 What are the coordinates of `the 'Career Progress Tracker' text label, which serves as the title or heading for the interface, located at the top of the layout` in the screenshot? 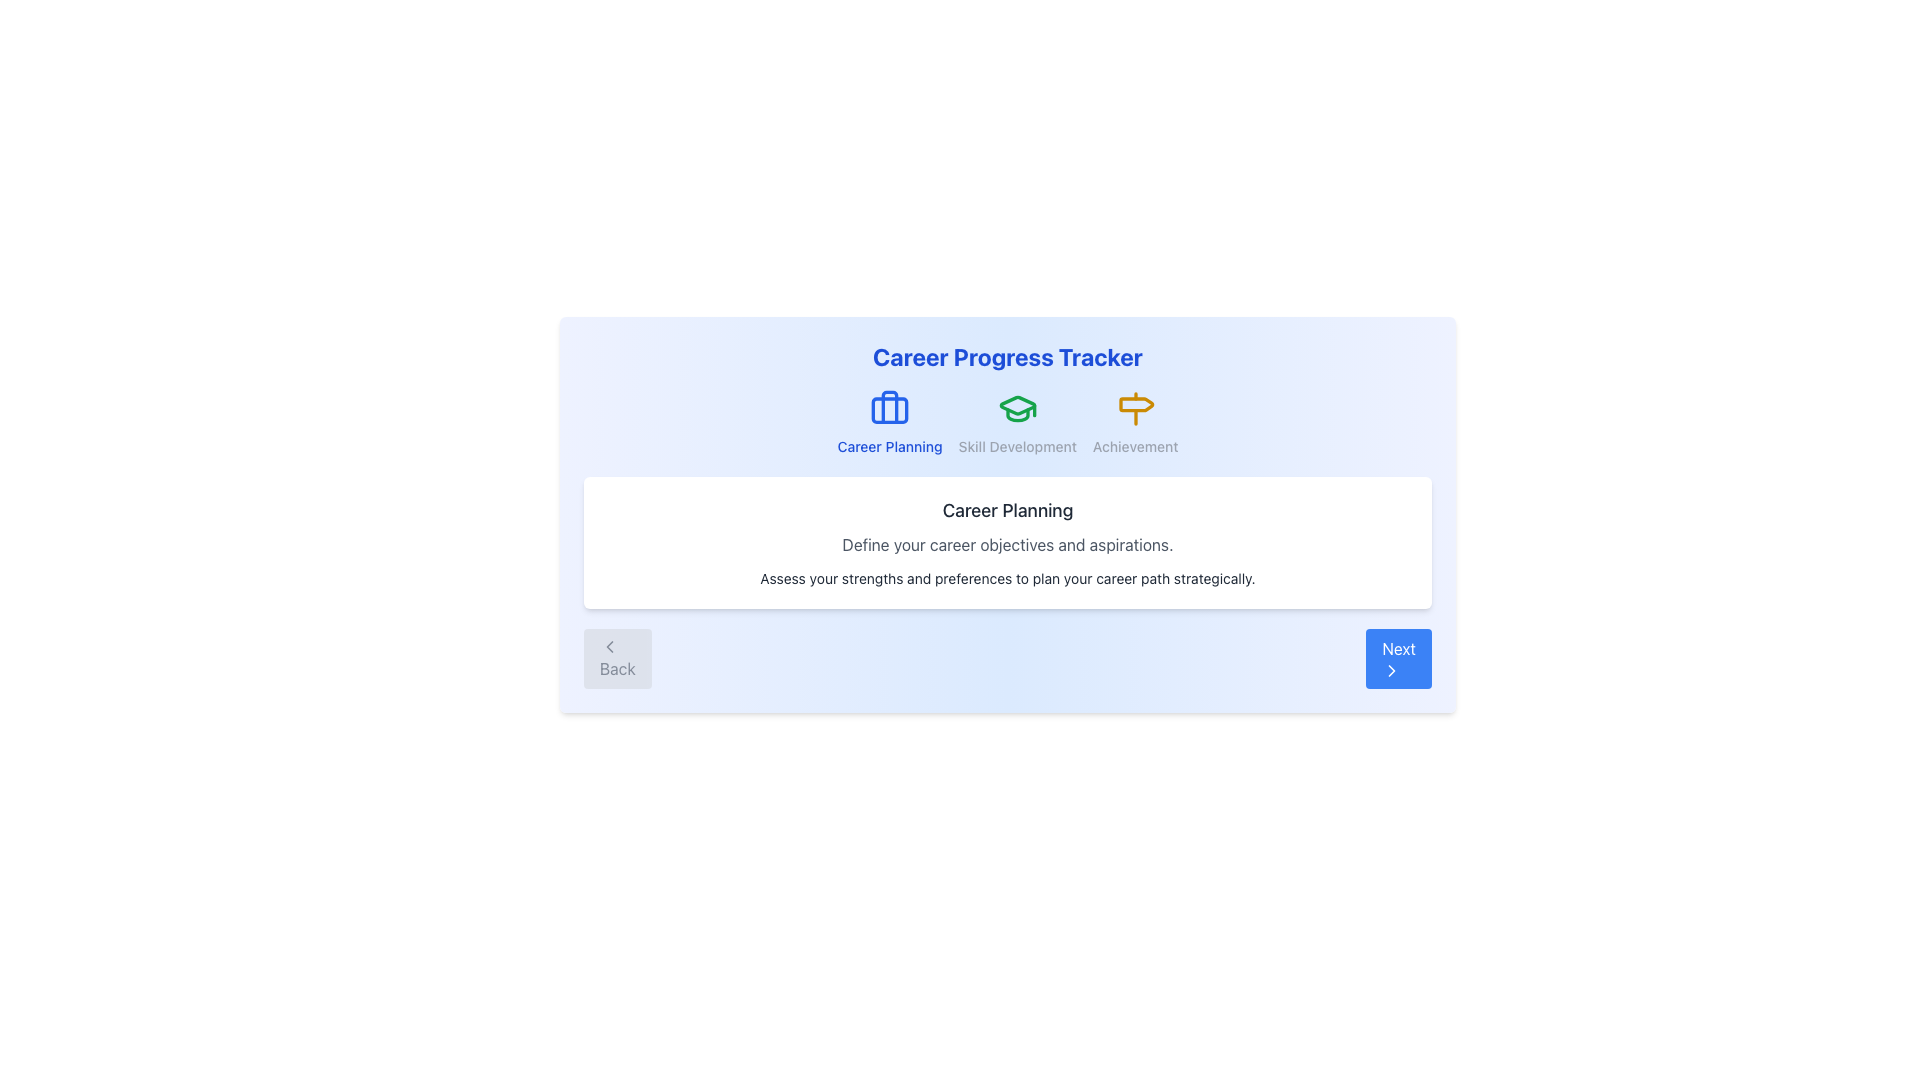 It's located at (1008, 356).